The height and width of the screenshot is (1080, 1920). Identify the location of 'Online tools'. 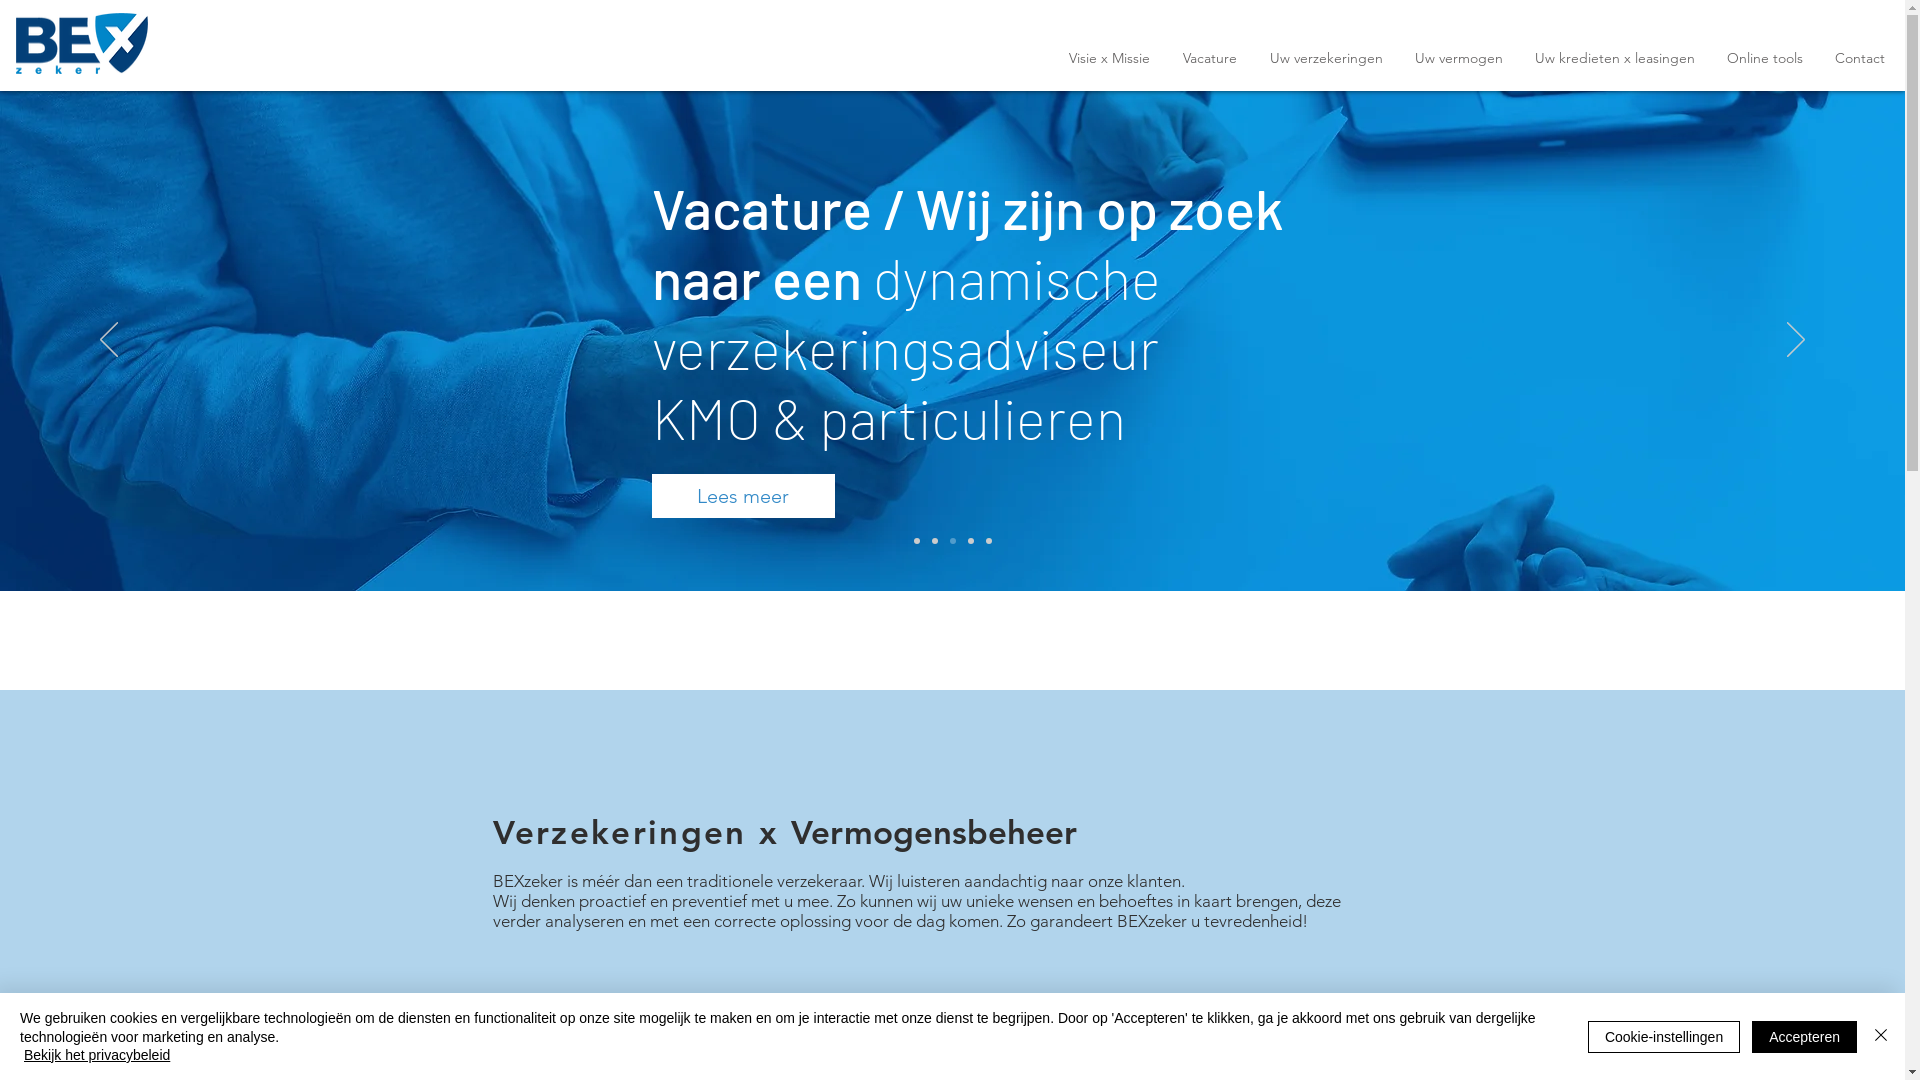
(1765, 57).